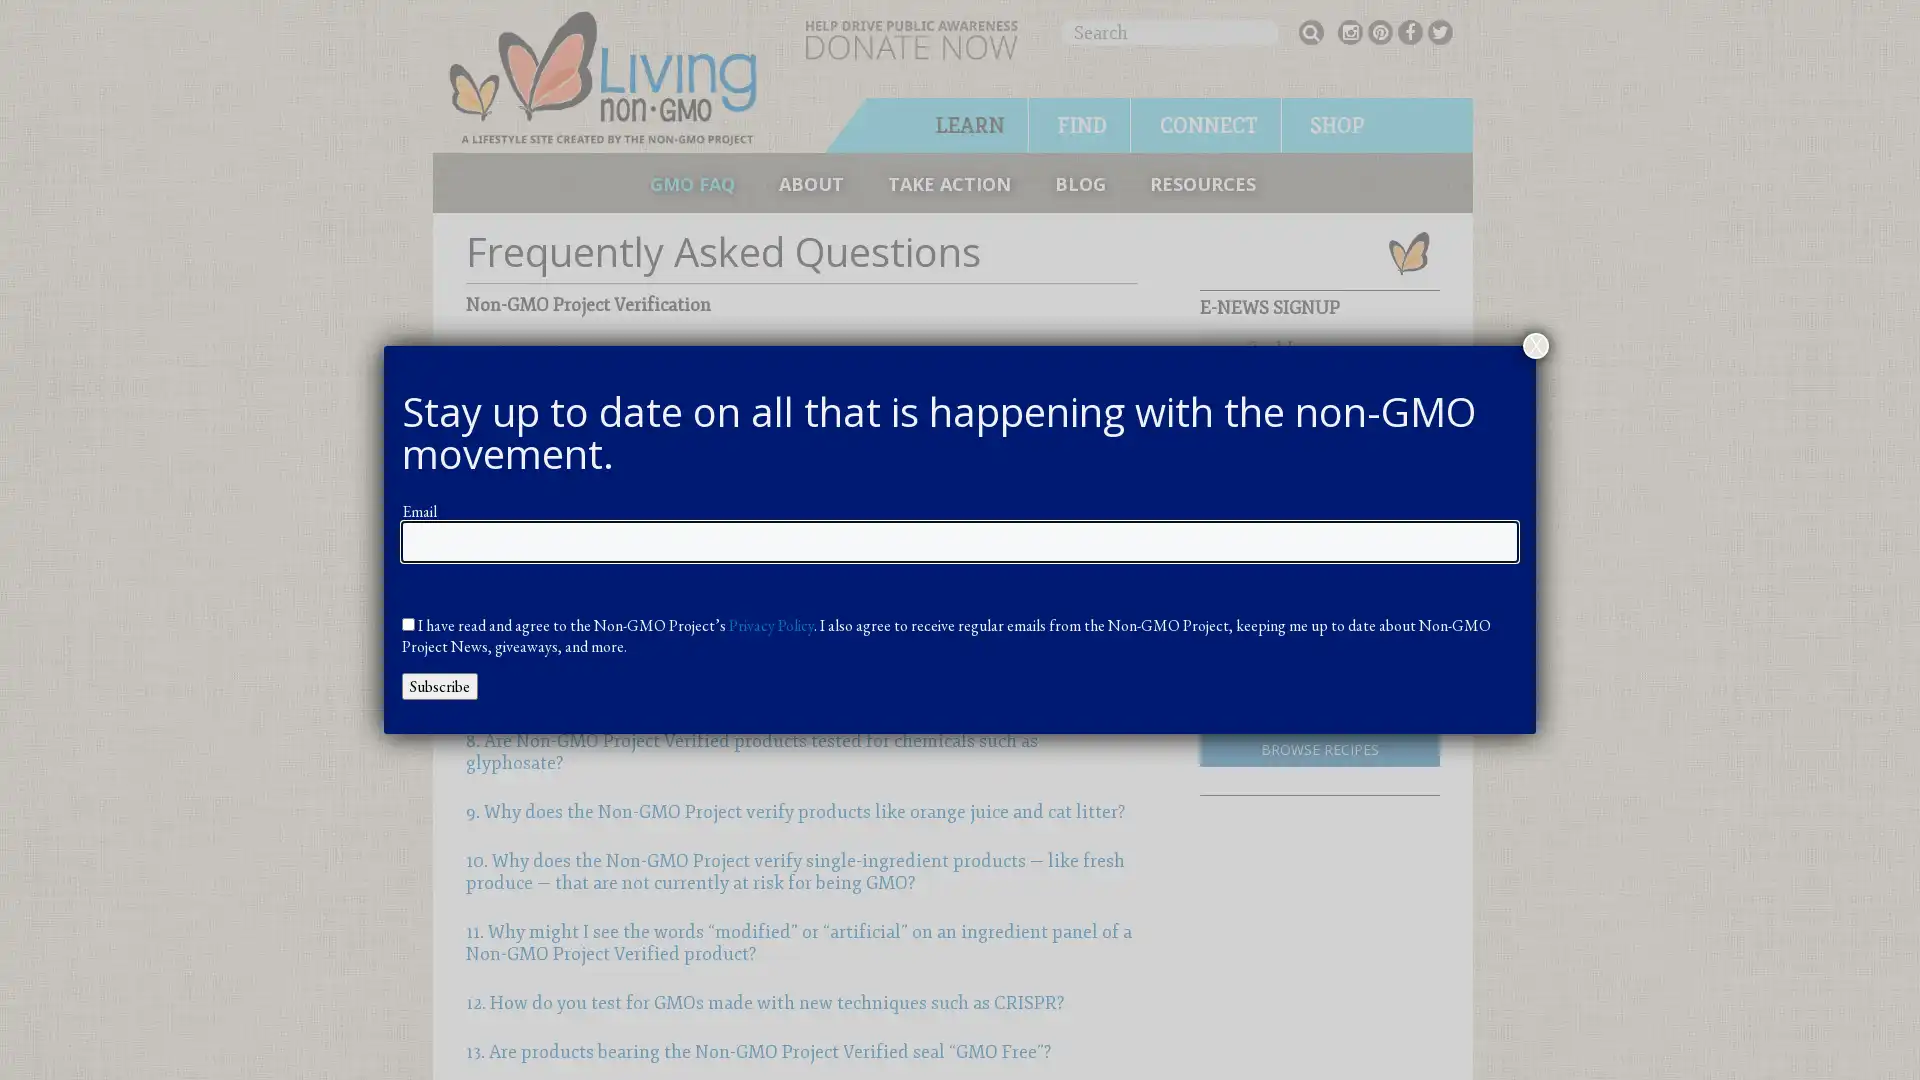 This screenshot has width=1920, height=1080. Describe the element at coordinates (1535, 343) in the screenshot. I see `Close` at that location.